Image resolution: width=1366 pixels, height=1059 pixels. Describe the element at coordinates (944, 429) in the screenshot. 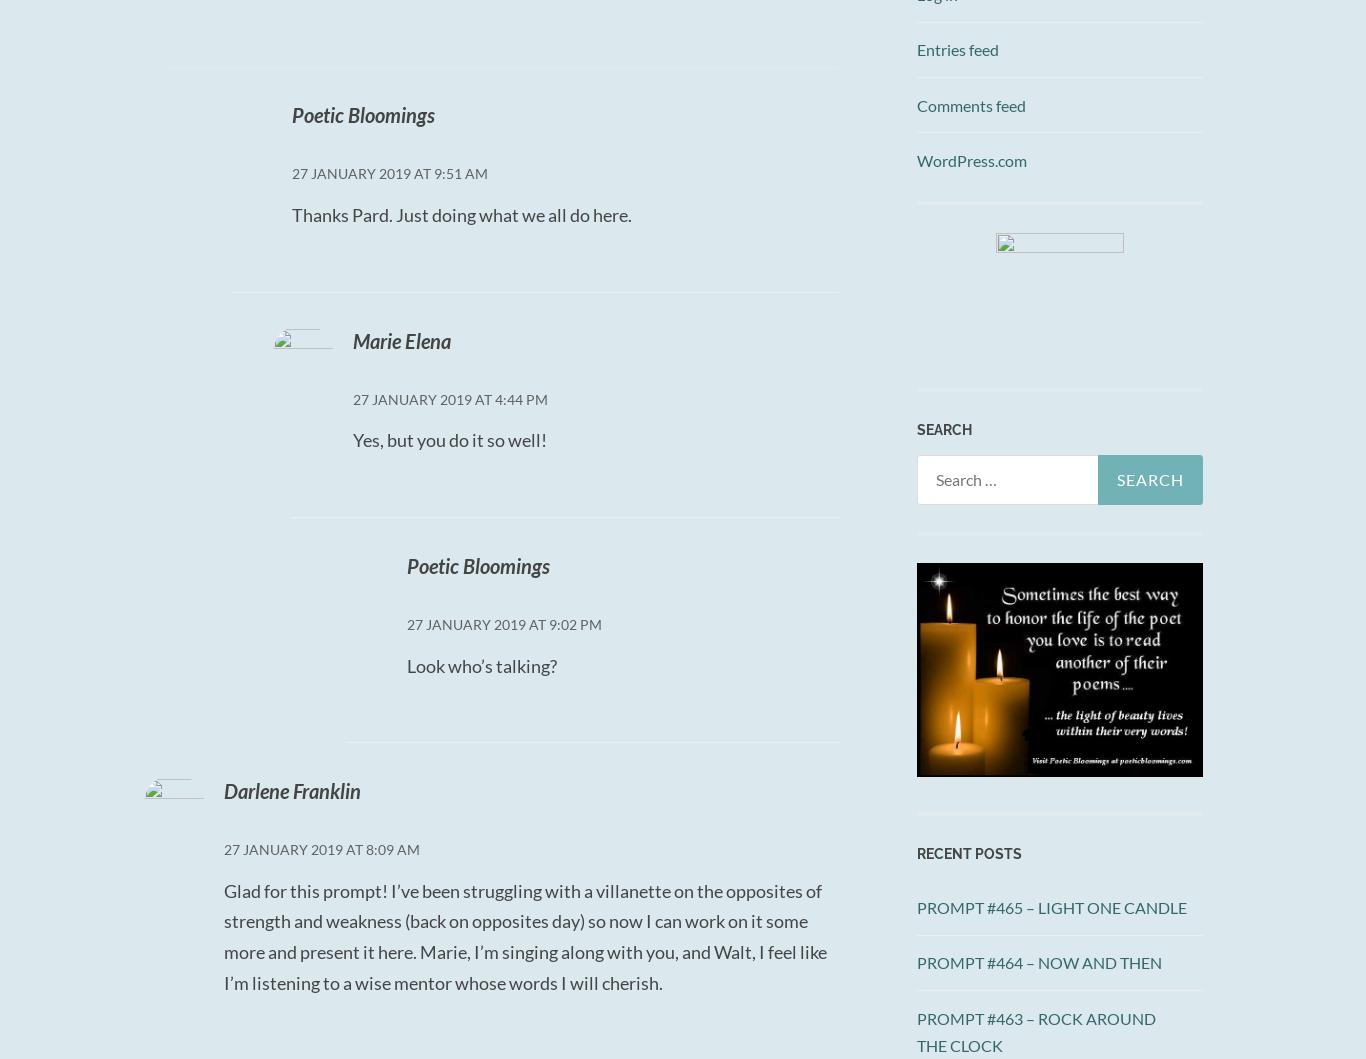

I see `'SEARCH'` at that location.